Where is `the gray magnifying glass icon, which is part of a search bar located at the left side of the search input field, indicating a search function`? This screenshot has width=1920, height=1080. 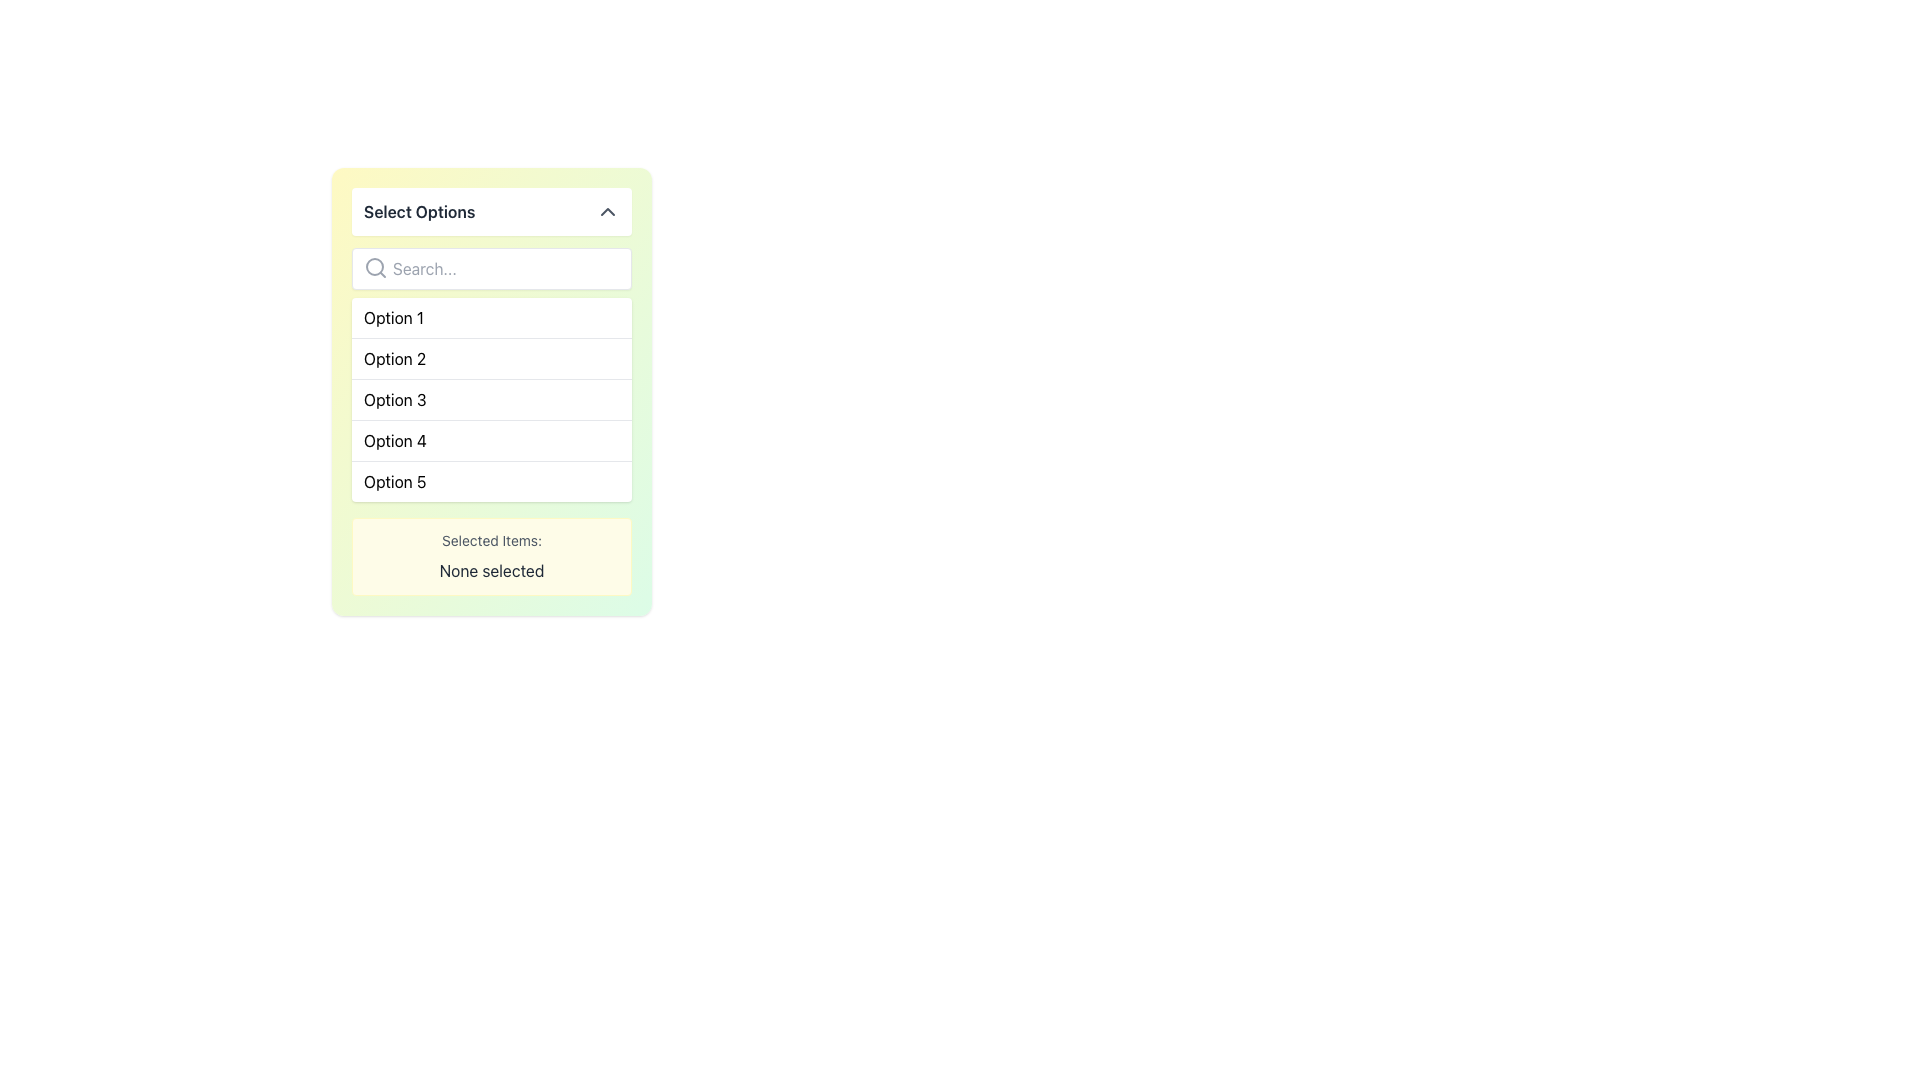
the gray magnifying glass icon, which is part of a search bar located at the left side of the search input field, indicating a search function is located at coordinates (375, 266).